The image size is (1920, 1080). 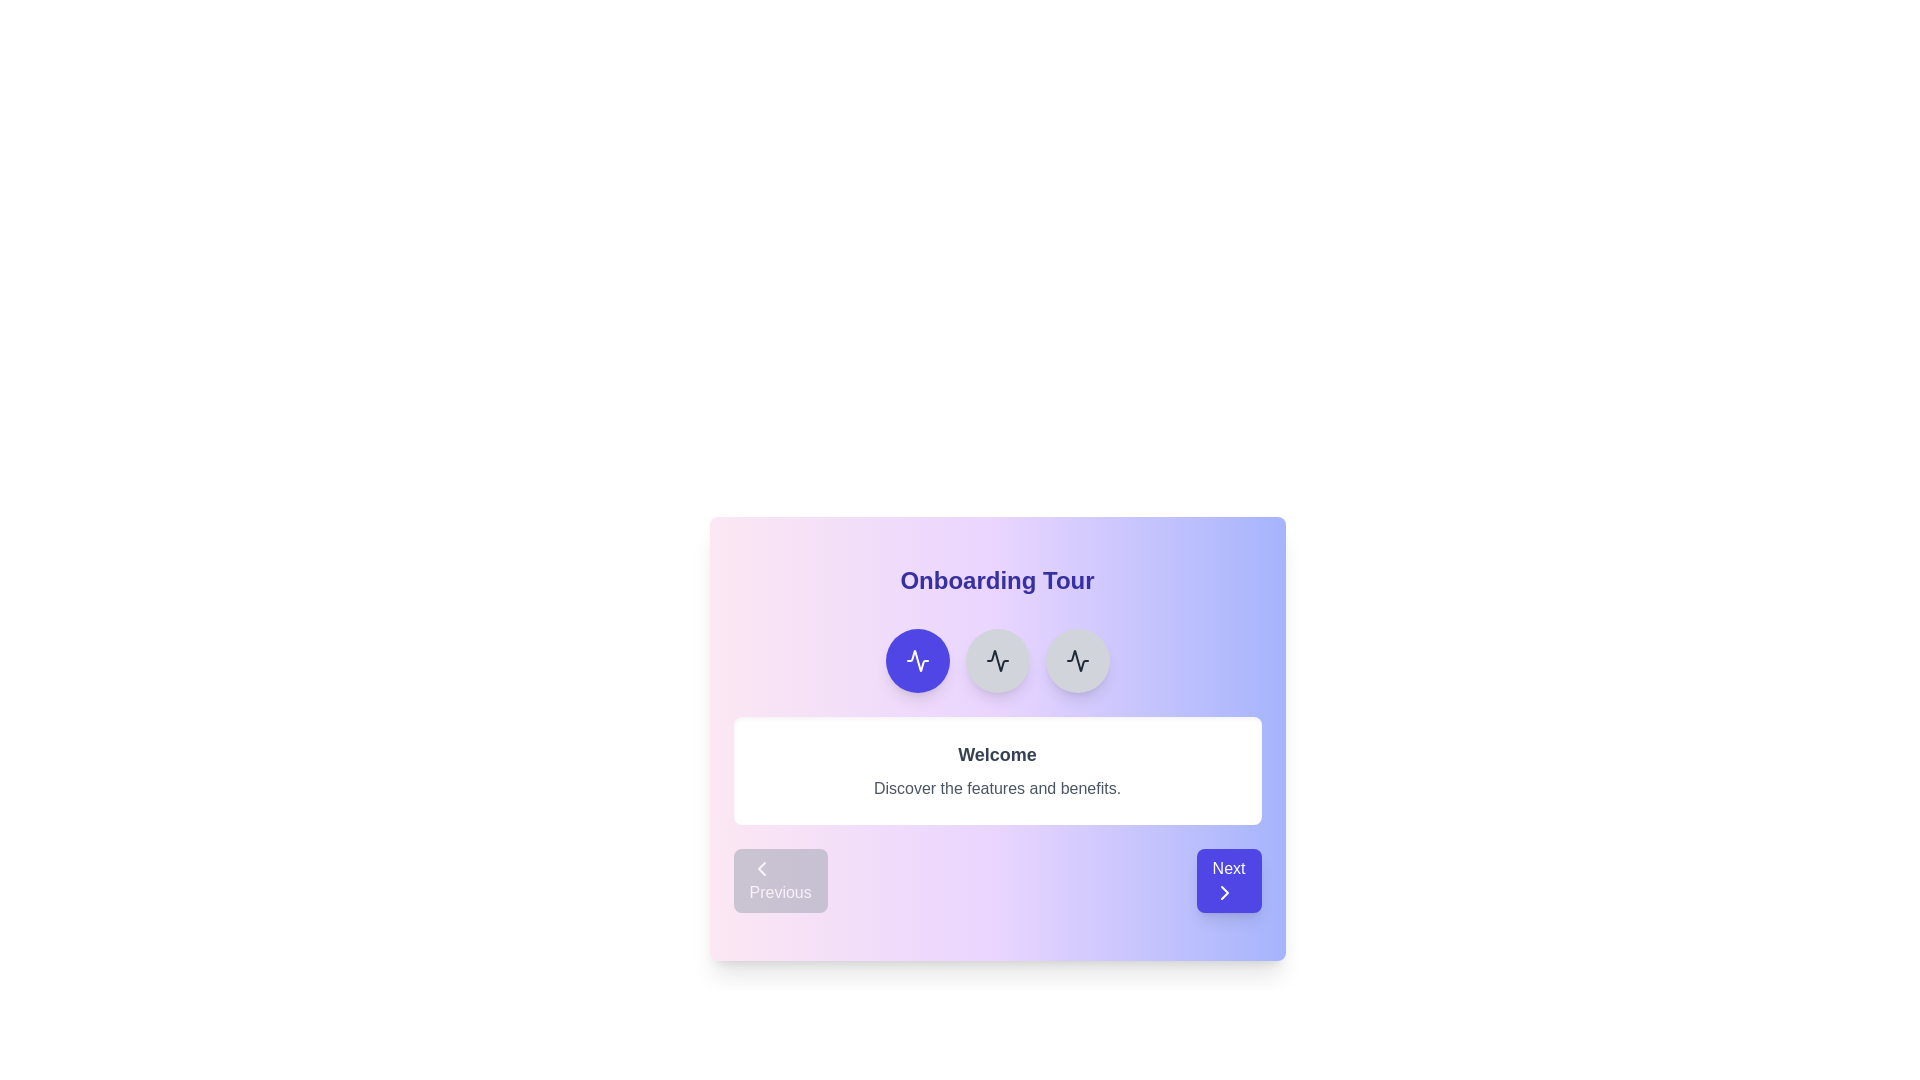 I want to click on the right-facing chevron icon within the 'Next' button, which is styled in a minimalist design and positioned towards the center-right of the page, so click(x=1223, y=892).